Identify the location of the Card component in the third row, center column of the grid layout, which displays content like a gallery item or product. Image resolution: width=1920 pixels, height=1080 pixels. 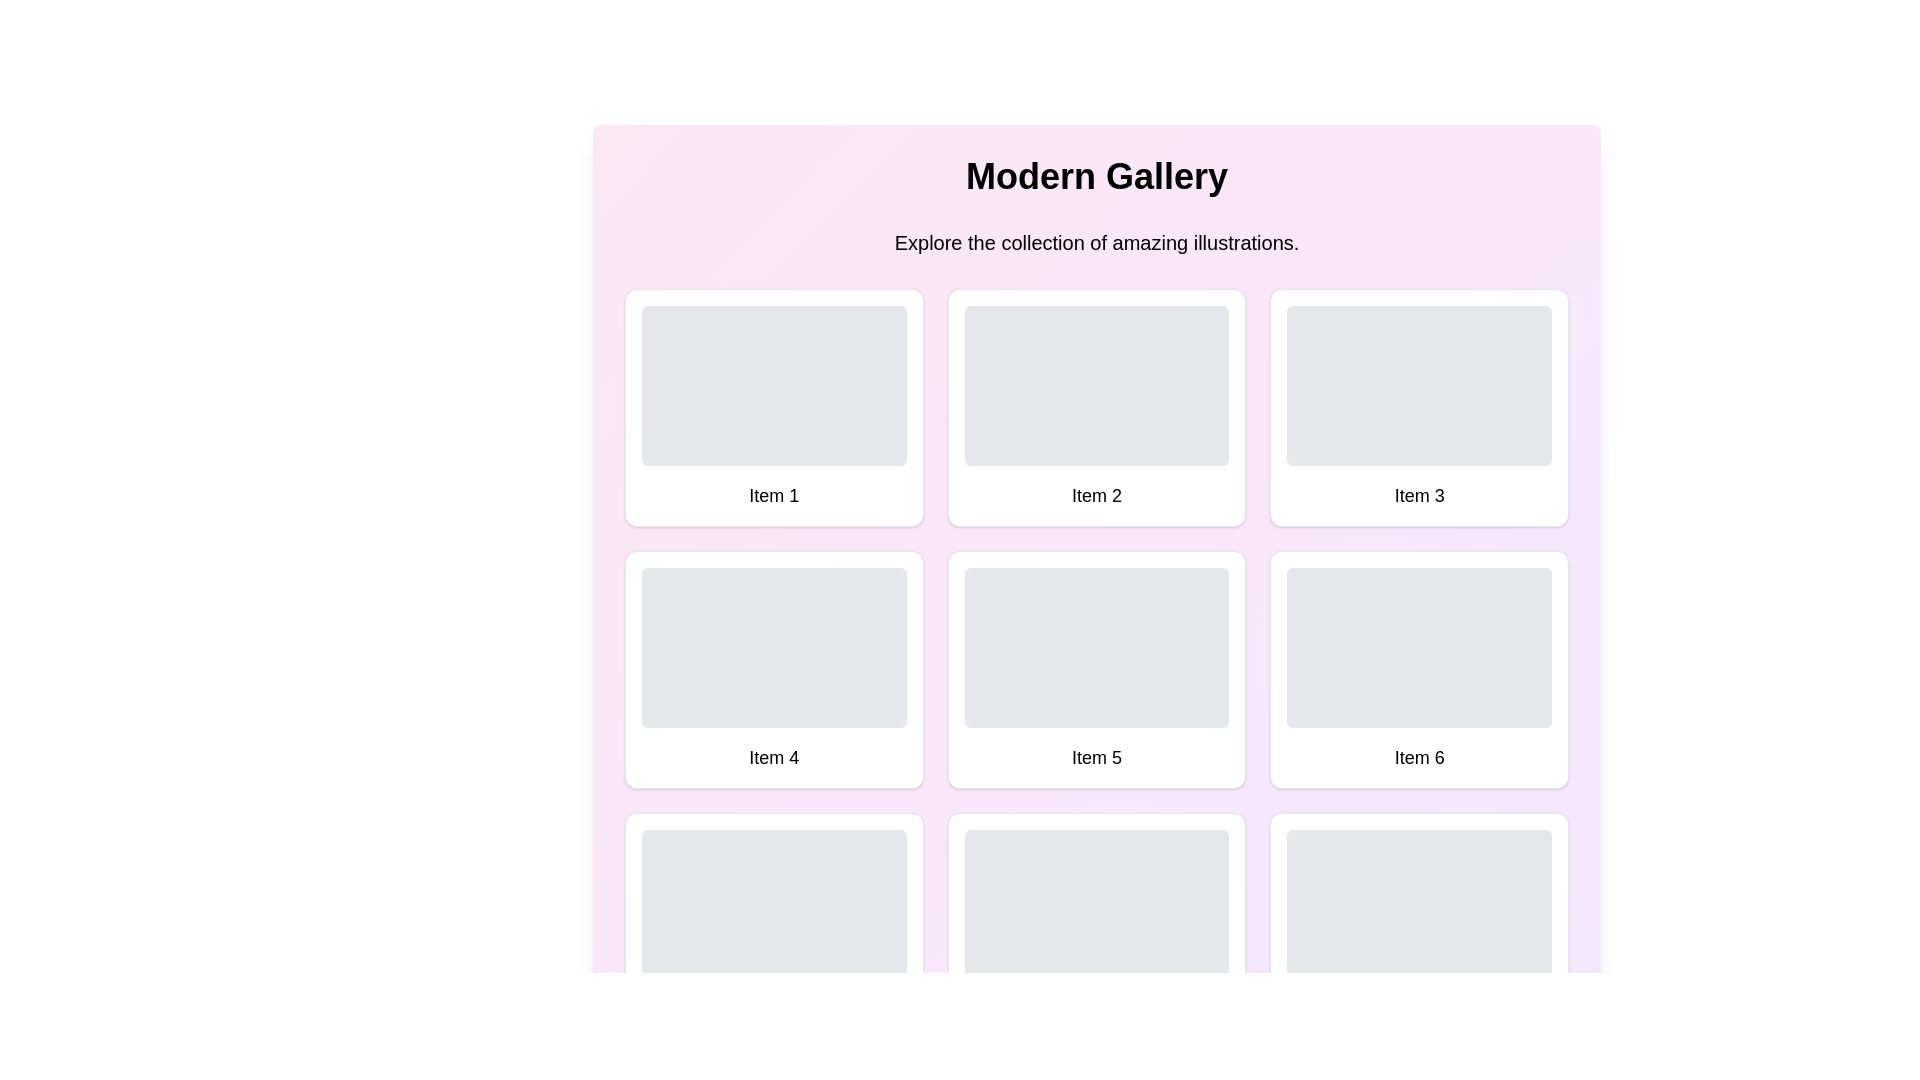
(1095, 932).